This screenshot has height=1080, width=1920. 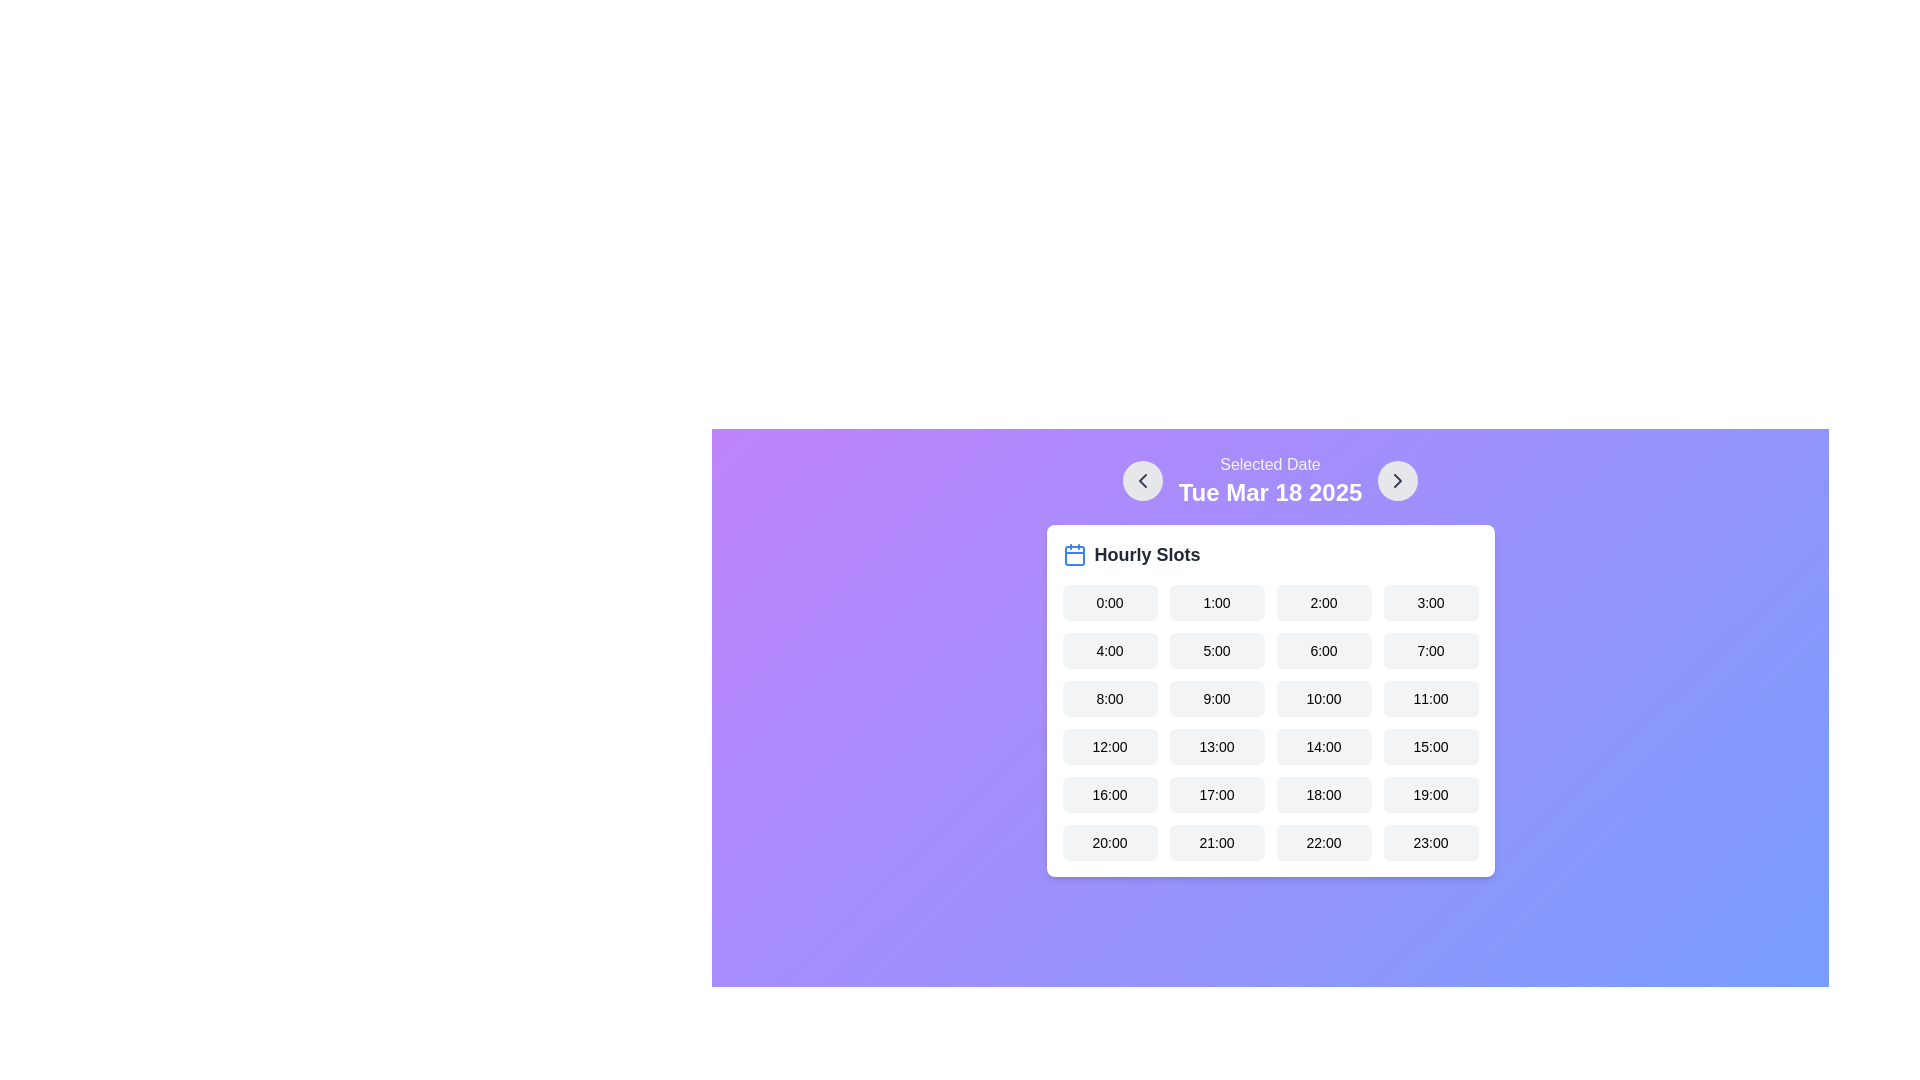 I want to click on the forward navigation button located to the right of the selected date display 'Tue Mar 18 2025', so click(x=1396, y=481).